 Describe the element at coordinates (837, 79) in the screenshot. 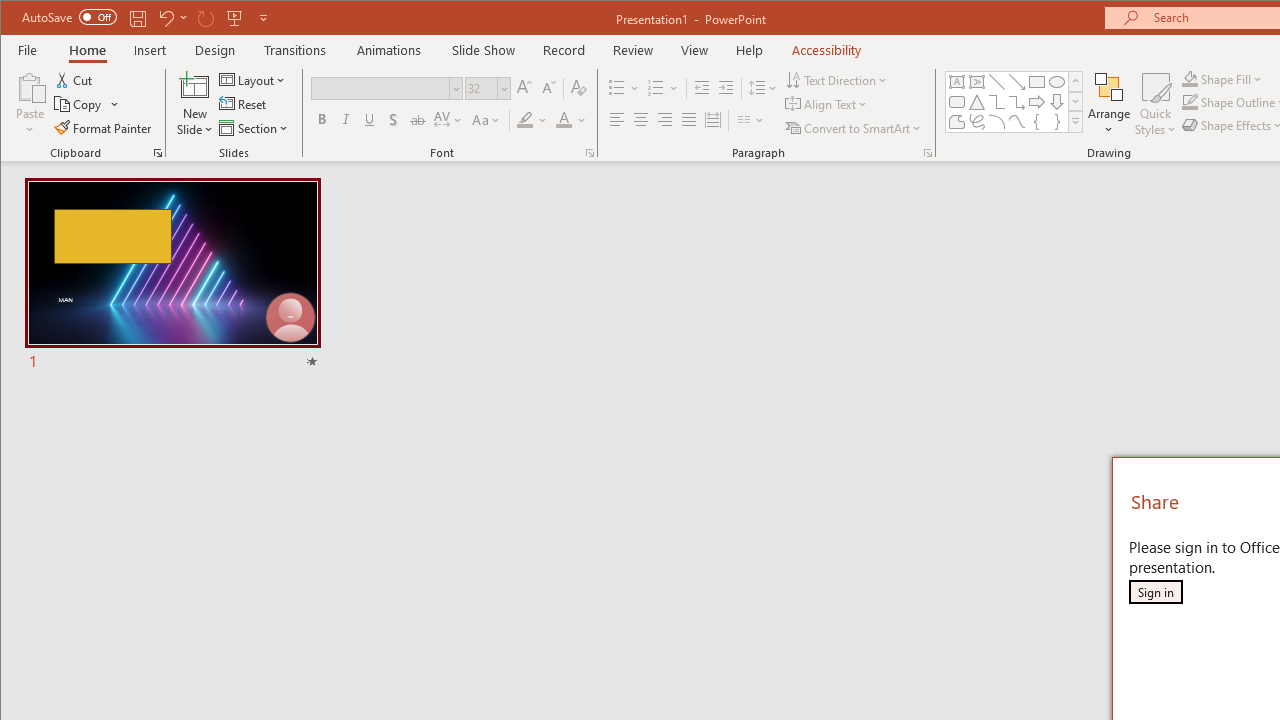

I see `'Text Direction'` at that location.